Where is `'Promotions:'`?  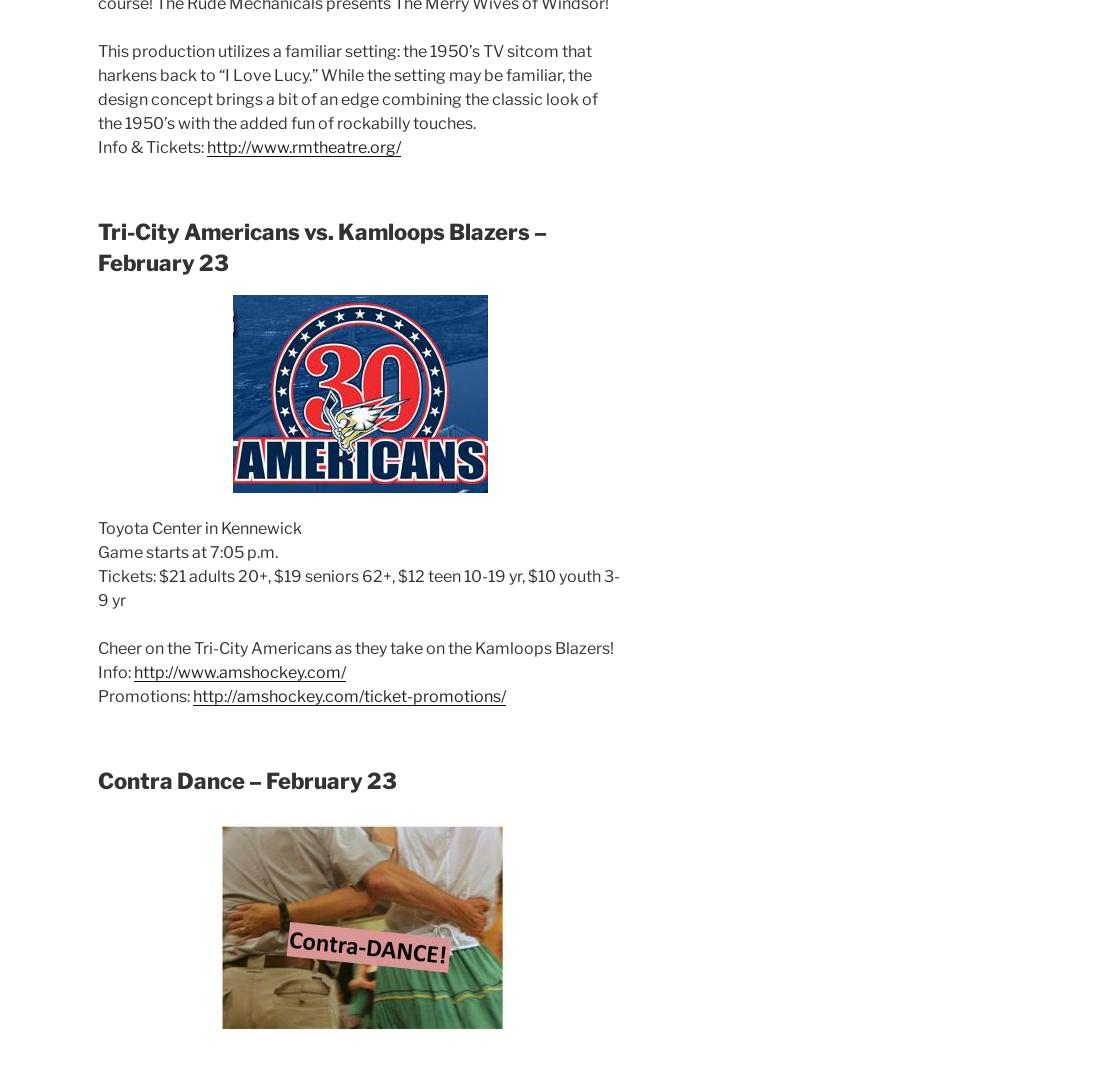
'Promotions:' is located at coordinates (144, 695).